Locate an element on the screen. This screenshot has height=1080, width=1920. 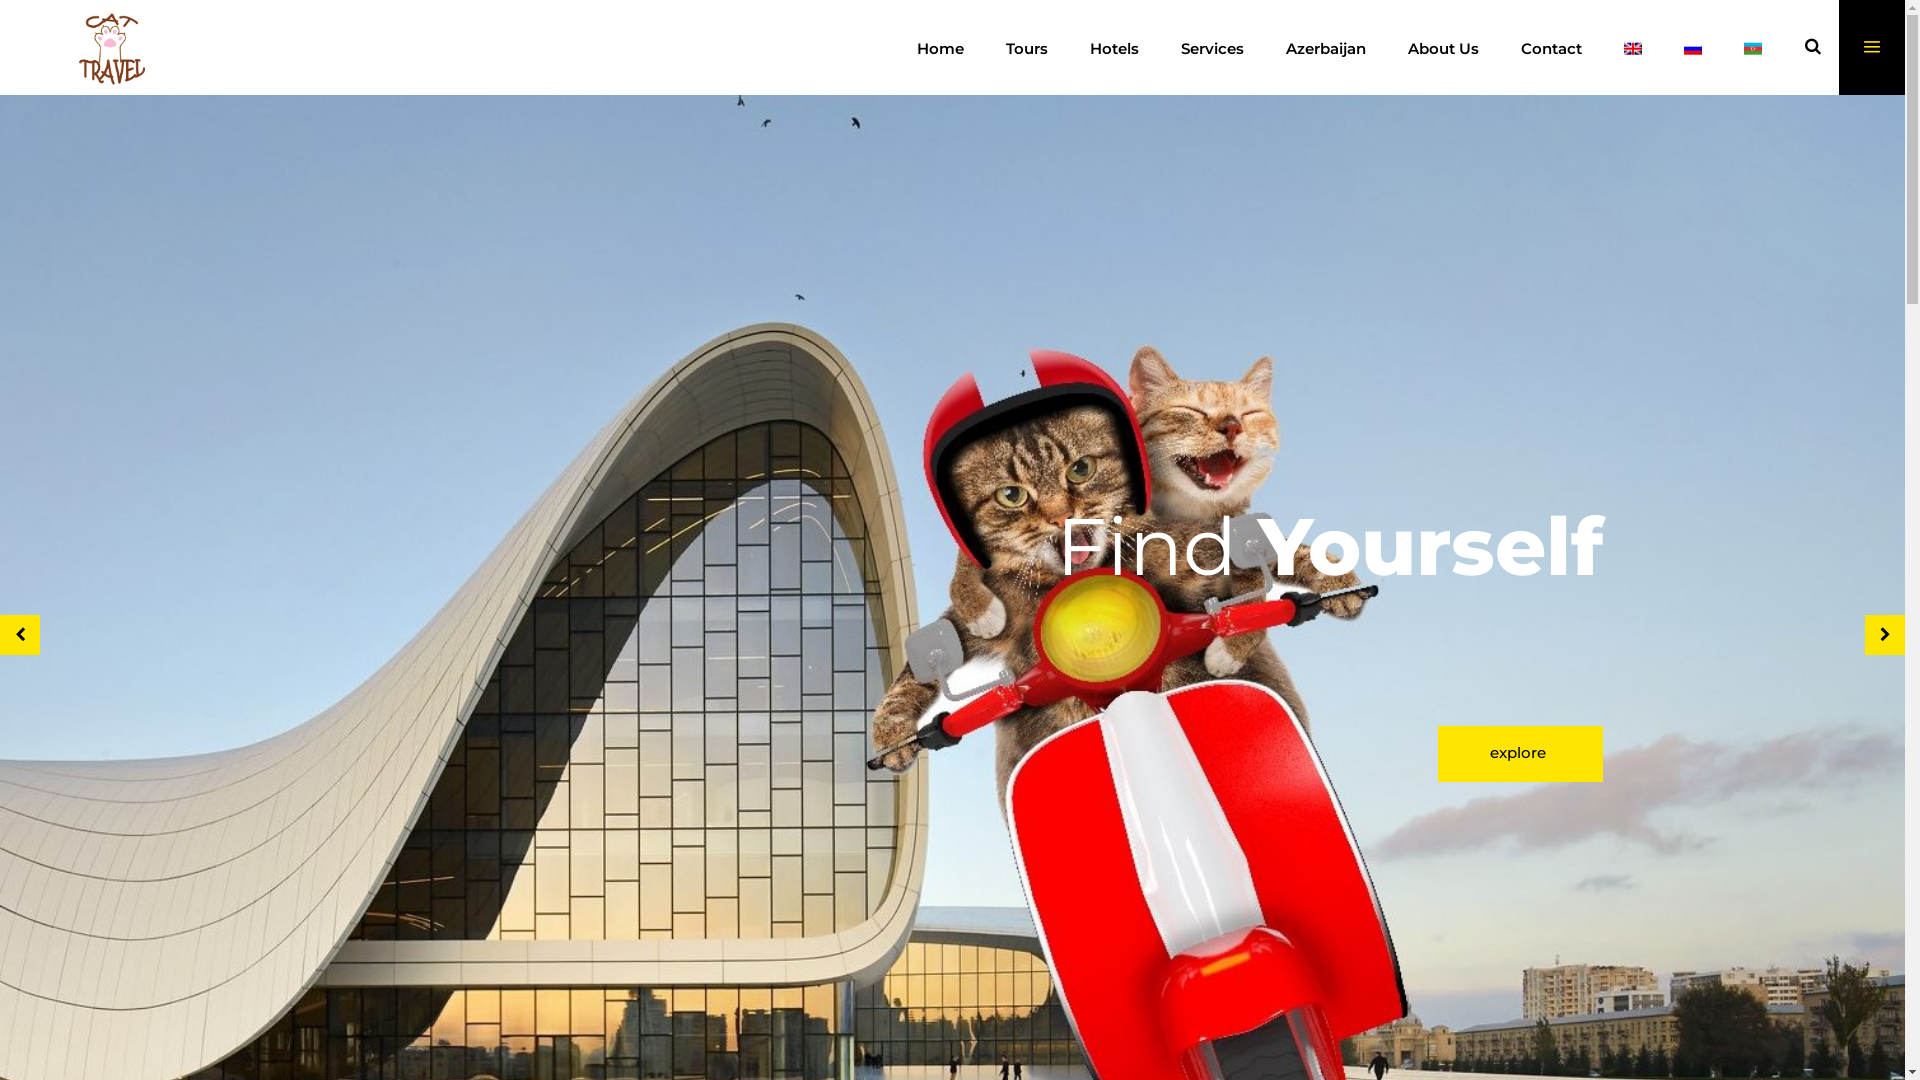
'English' is located at coordinates (1632, 46).